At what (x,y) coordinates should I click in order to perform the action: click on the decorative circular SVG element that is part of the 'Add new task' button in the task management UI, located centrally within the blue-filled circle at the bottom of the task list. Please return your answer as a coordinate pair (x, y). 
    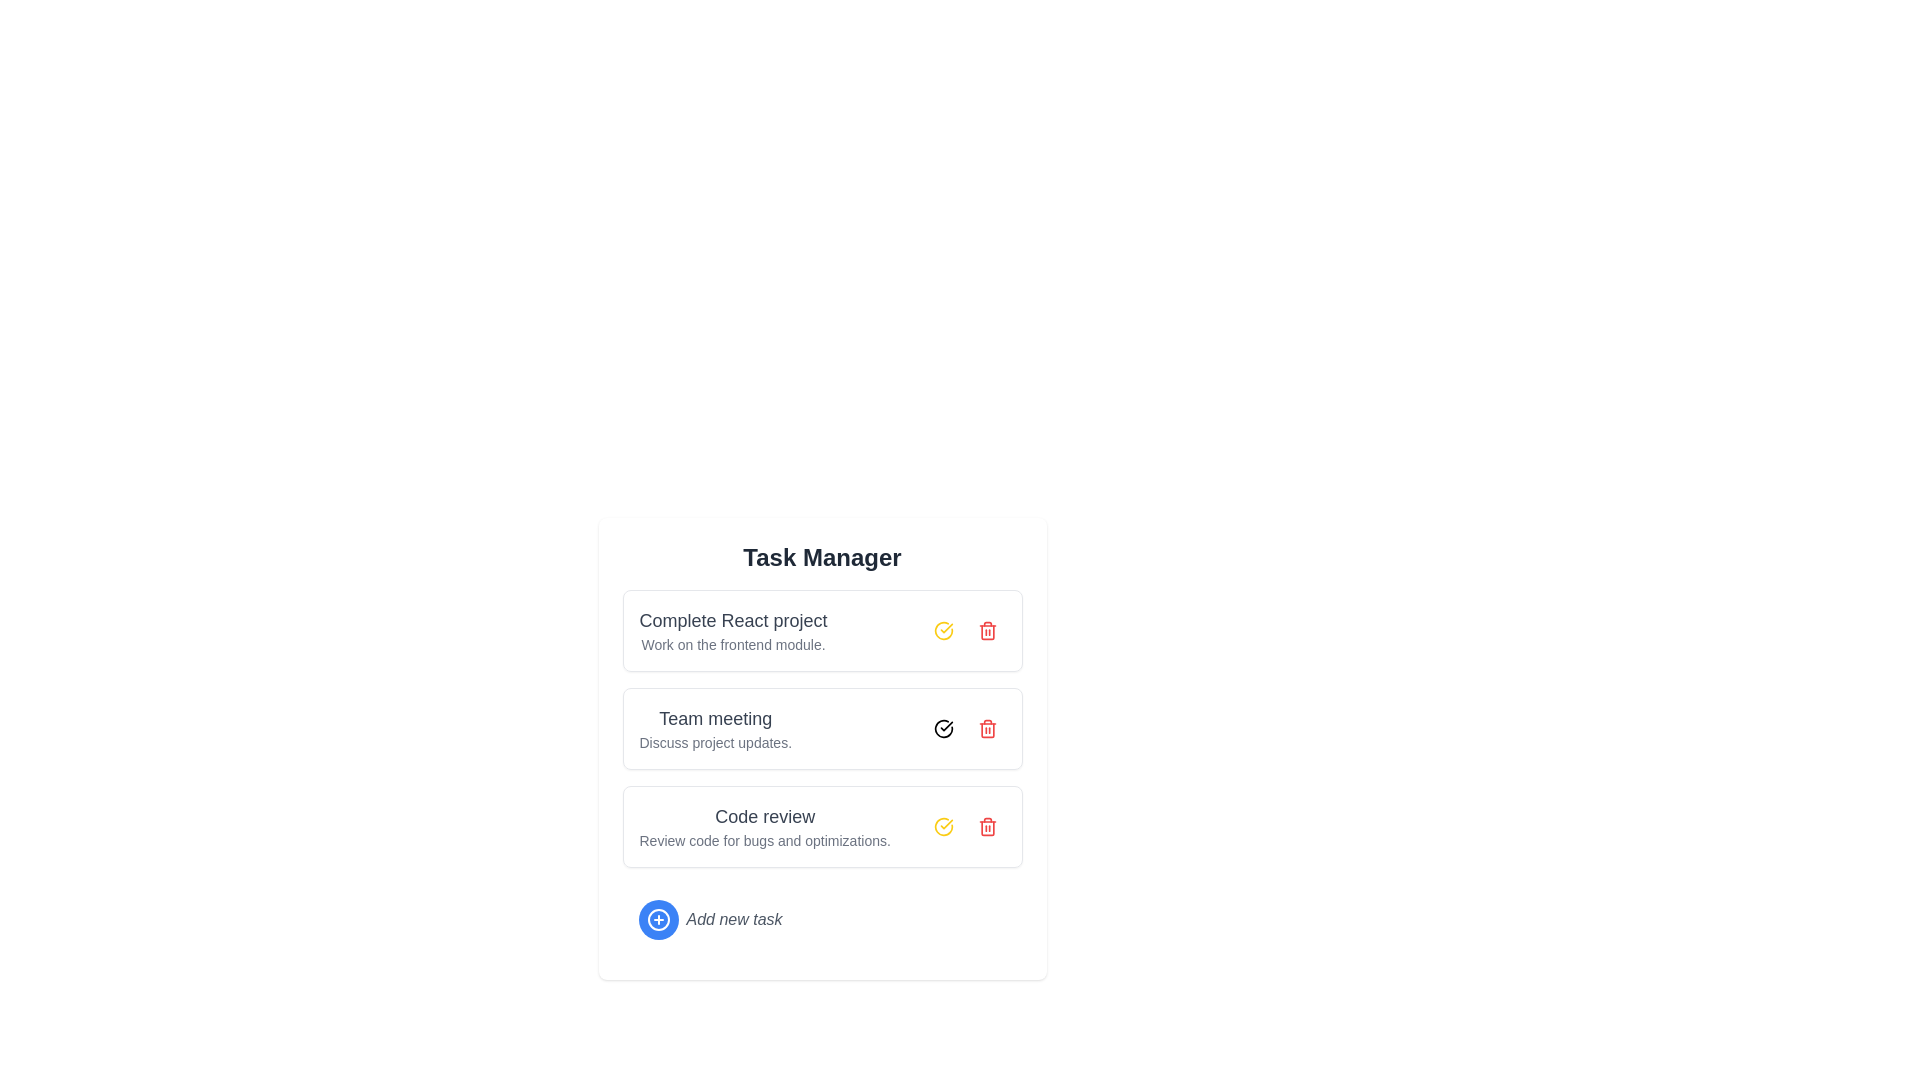
    Looking at the image, I should click on (658, 920).